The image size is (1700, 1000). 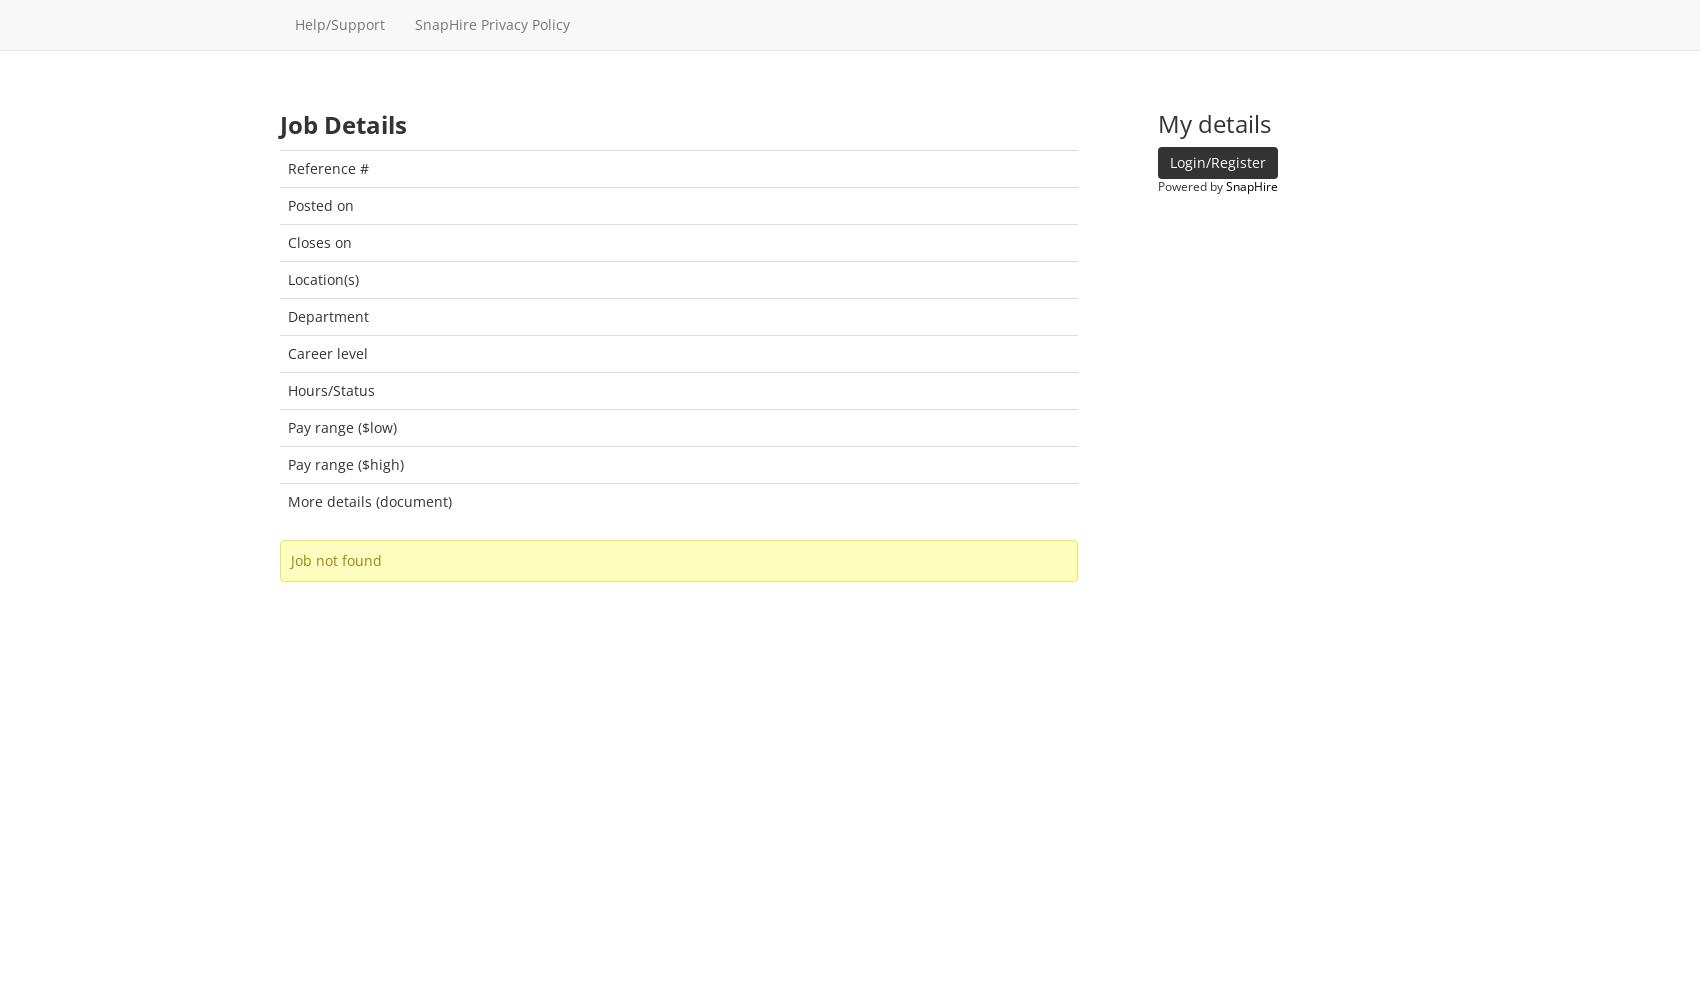 I want to click on 'Pay range ($high)', so click(x=344, y=462).